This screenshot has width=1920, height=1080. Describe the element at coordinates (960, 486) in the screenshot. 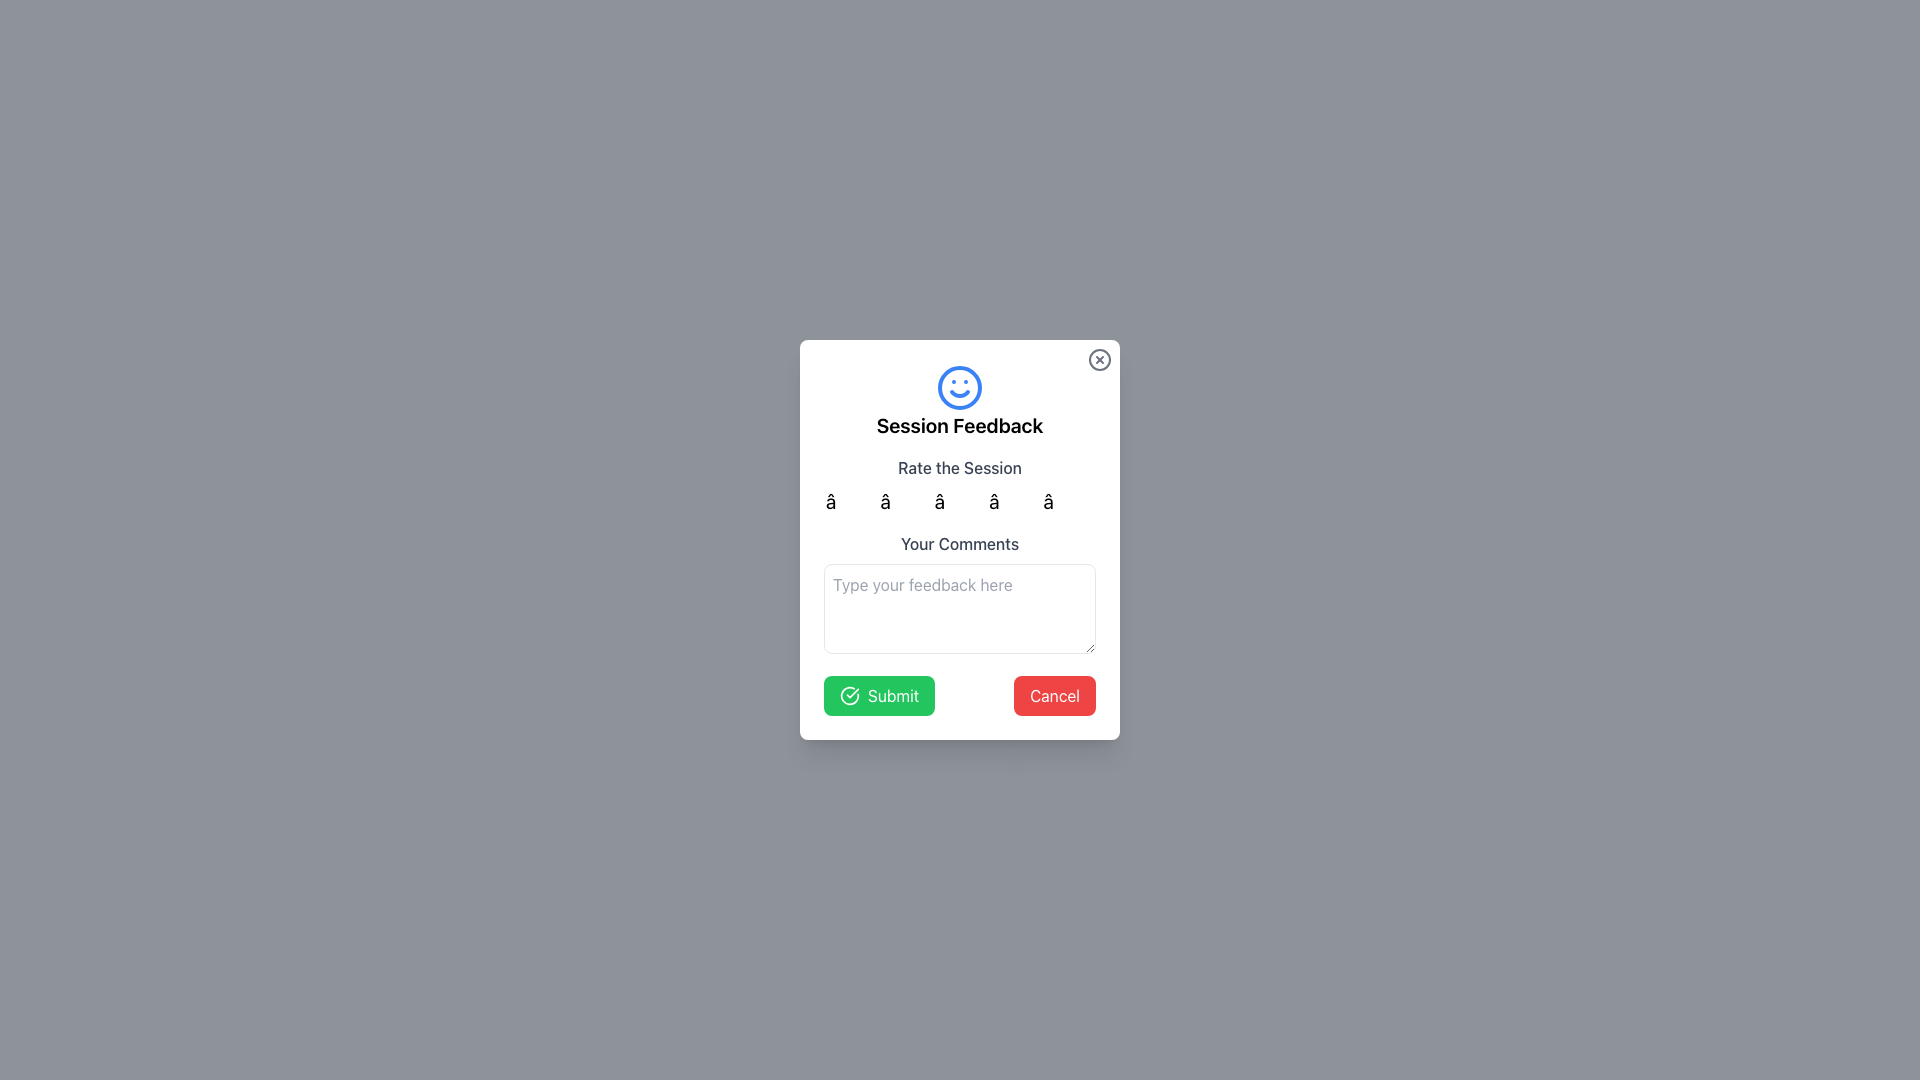

I see `the star rating selector component located within the modal box under the 'Session Feedback' title` at that location.